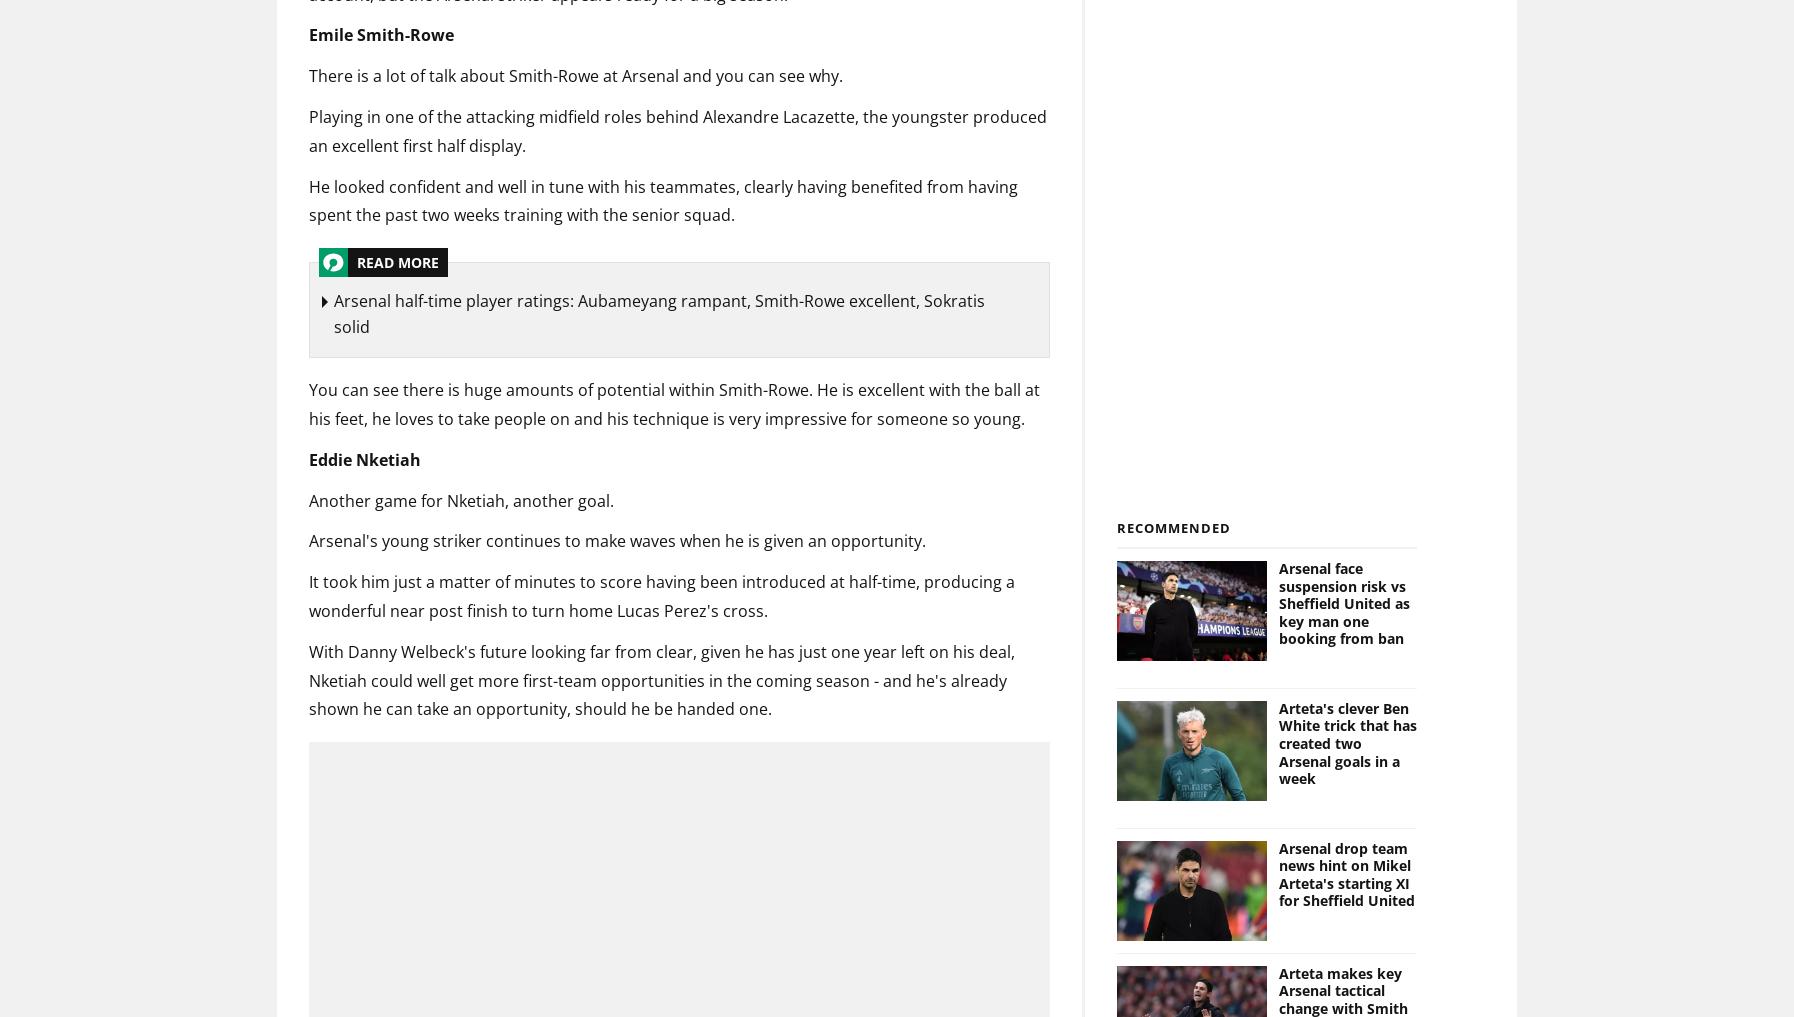  Describe the element at coordinates (380, 33) in the screenshot. I see `'Emile Smith-Rowe'` at that location.